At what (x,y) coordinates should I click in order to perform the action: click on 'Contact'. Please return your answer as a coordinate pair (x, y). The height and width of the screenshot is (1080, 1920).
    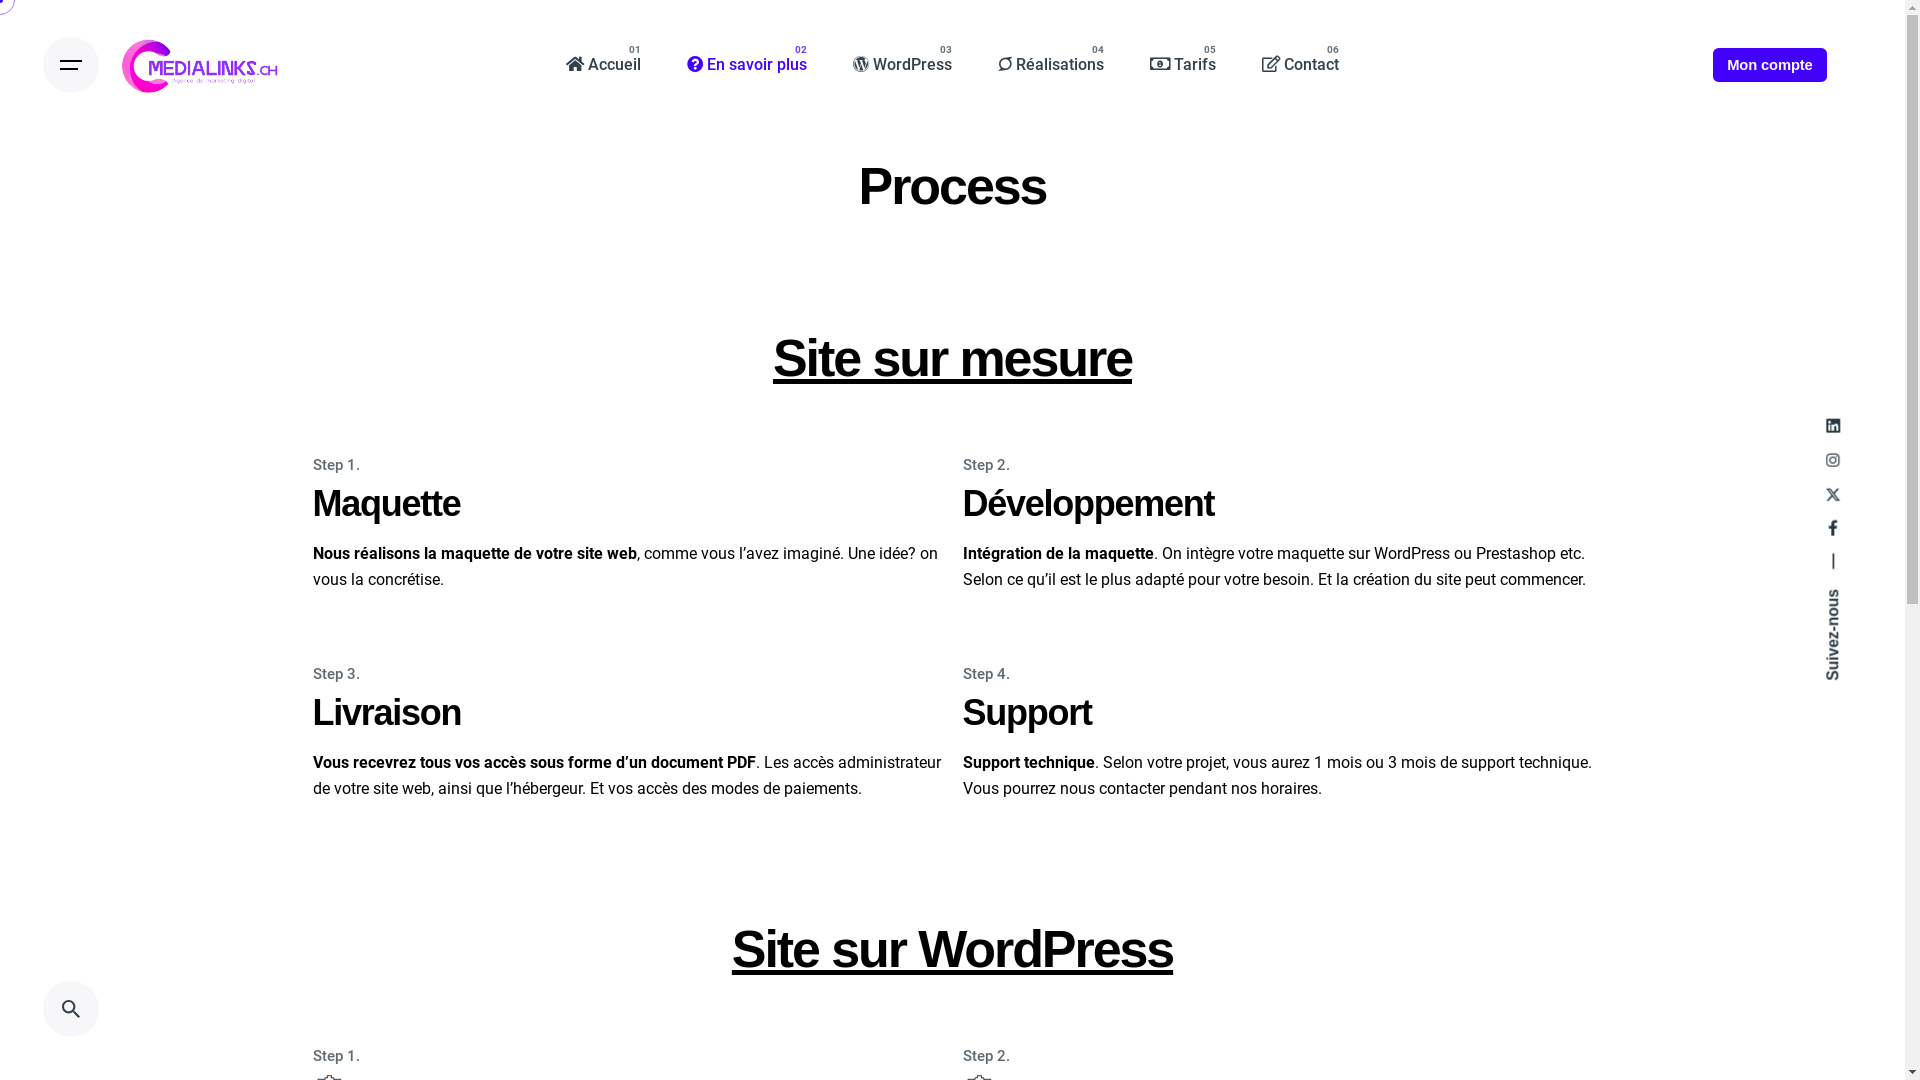
    Looking at the image, I should click on (1300, 64).